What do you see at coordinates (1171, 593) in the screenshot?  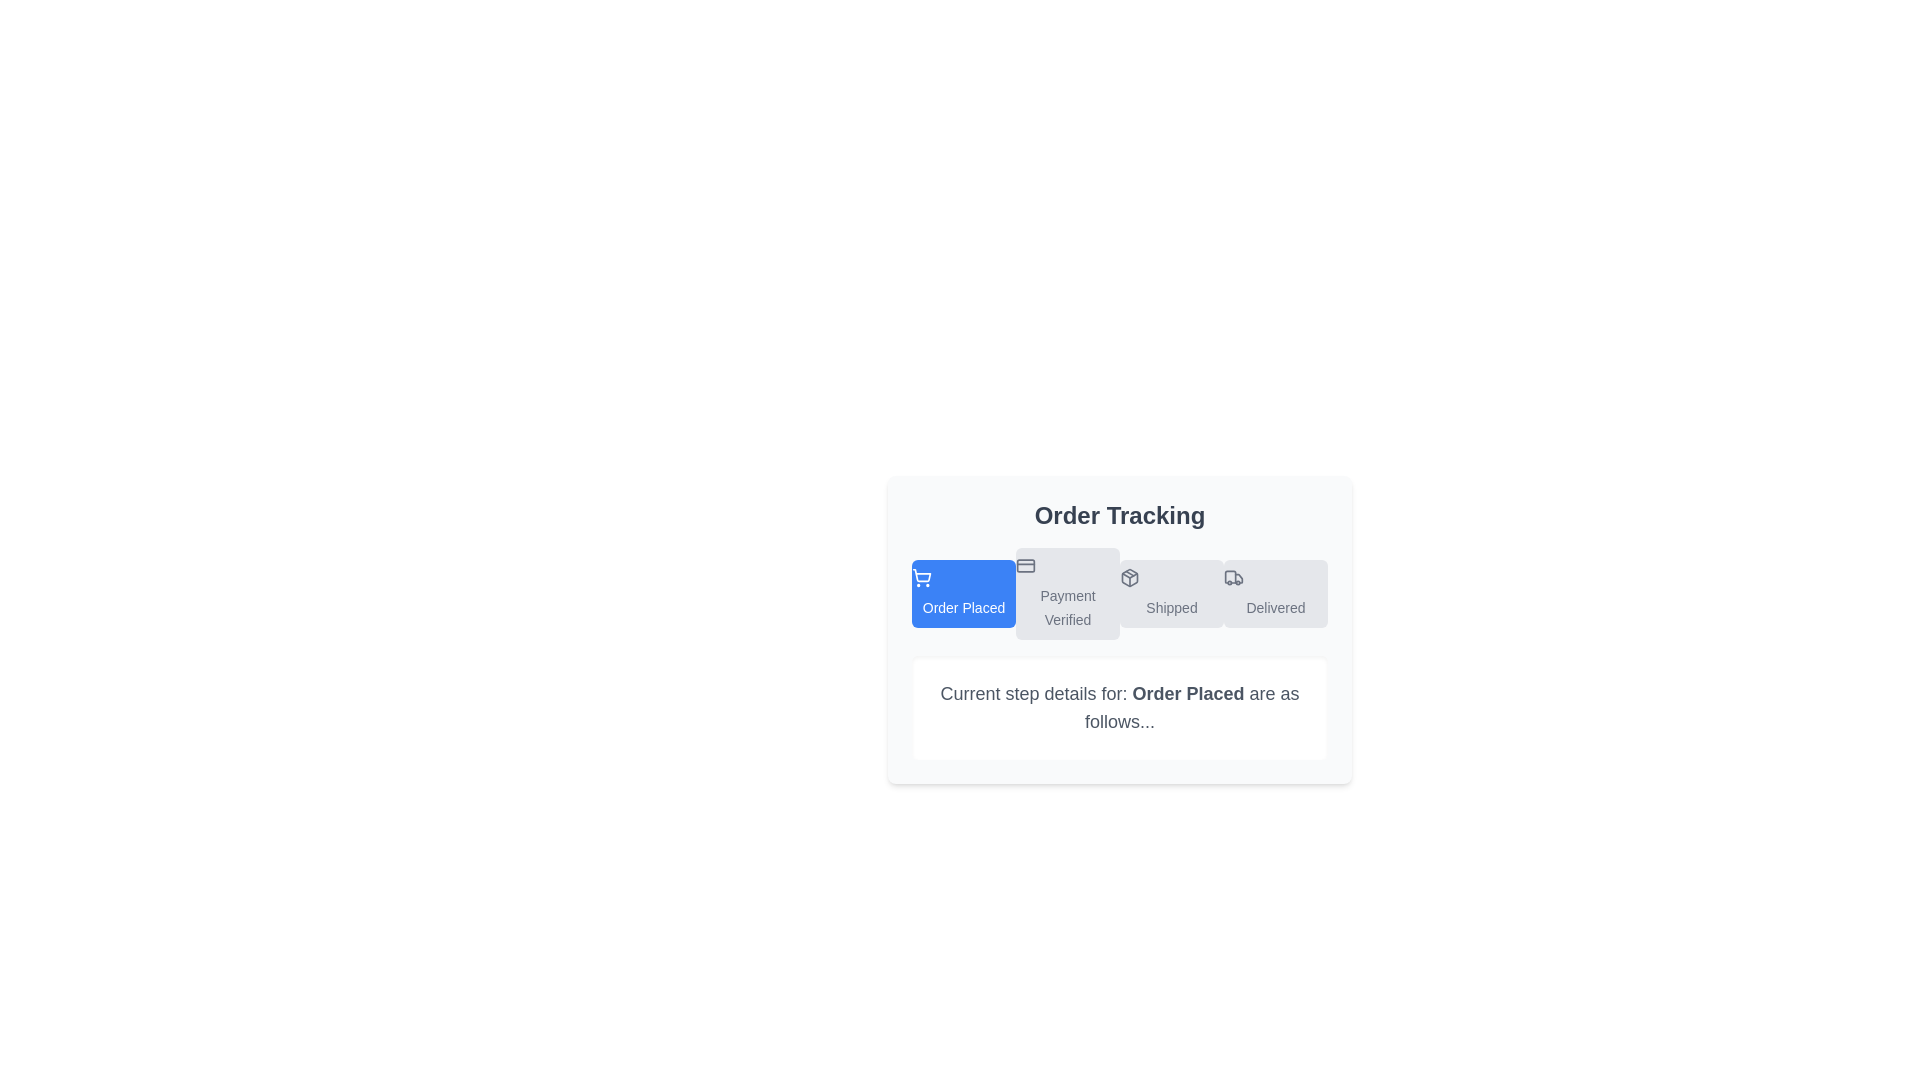 I see `the 'Shipped' button in the Order Tracking progress bar` at bounding box center [1171, 593].